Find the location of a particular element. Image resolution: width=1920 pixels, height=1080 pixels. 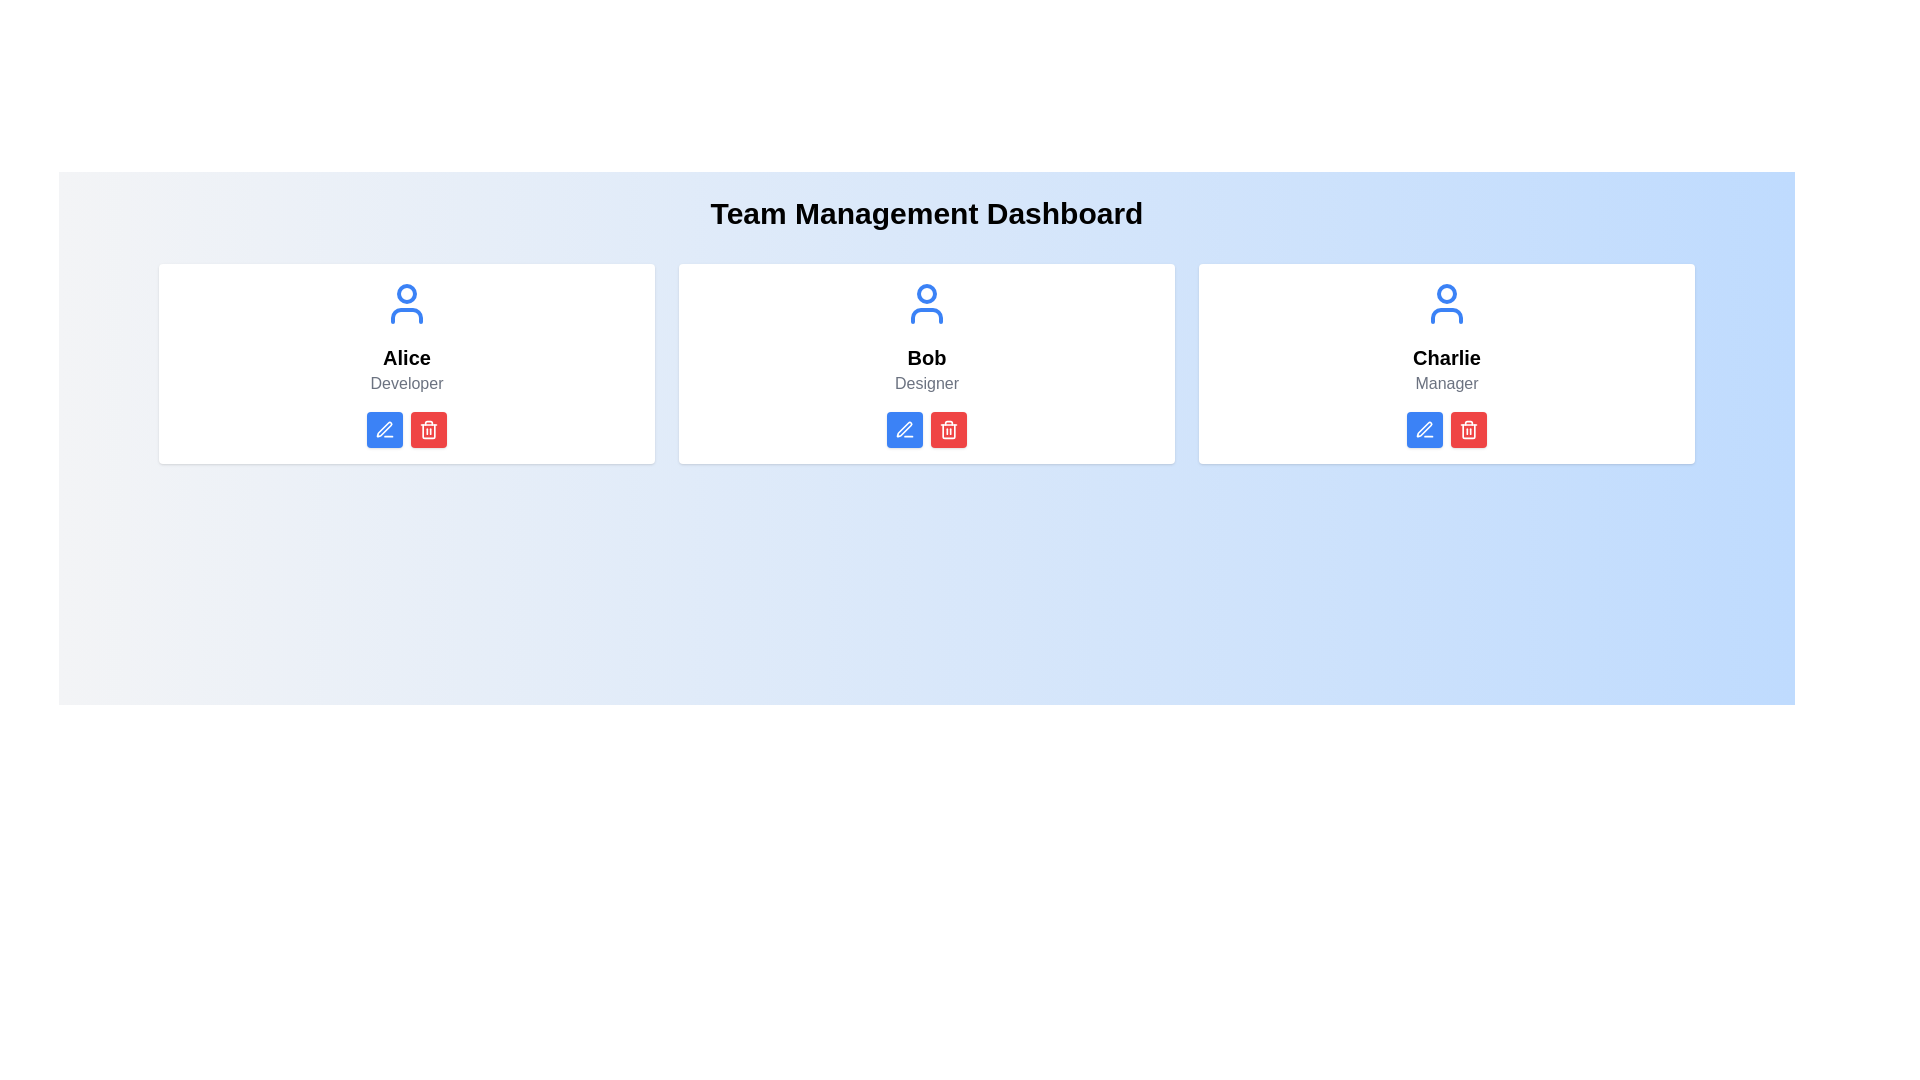

the pen-shaped icon button representing the edit action for Charlie, located below the text 'Charlie - Manager' is located at coordinates (1423, 428).